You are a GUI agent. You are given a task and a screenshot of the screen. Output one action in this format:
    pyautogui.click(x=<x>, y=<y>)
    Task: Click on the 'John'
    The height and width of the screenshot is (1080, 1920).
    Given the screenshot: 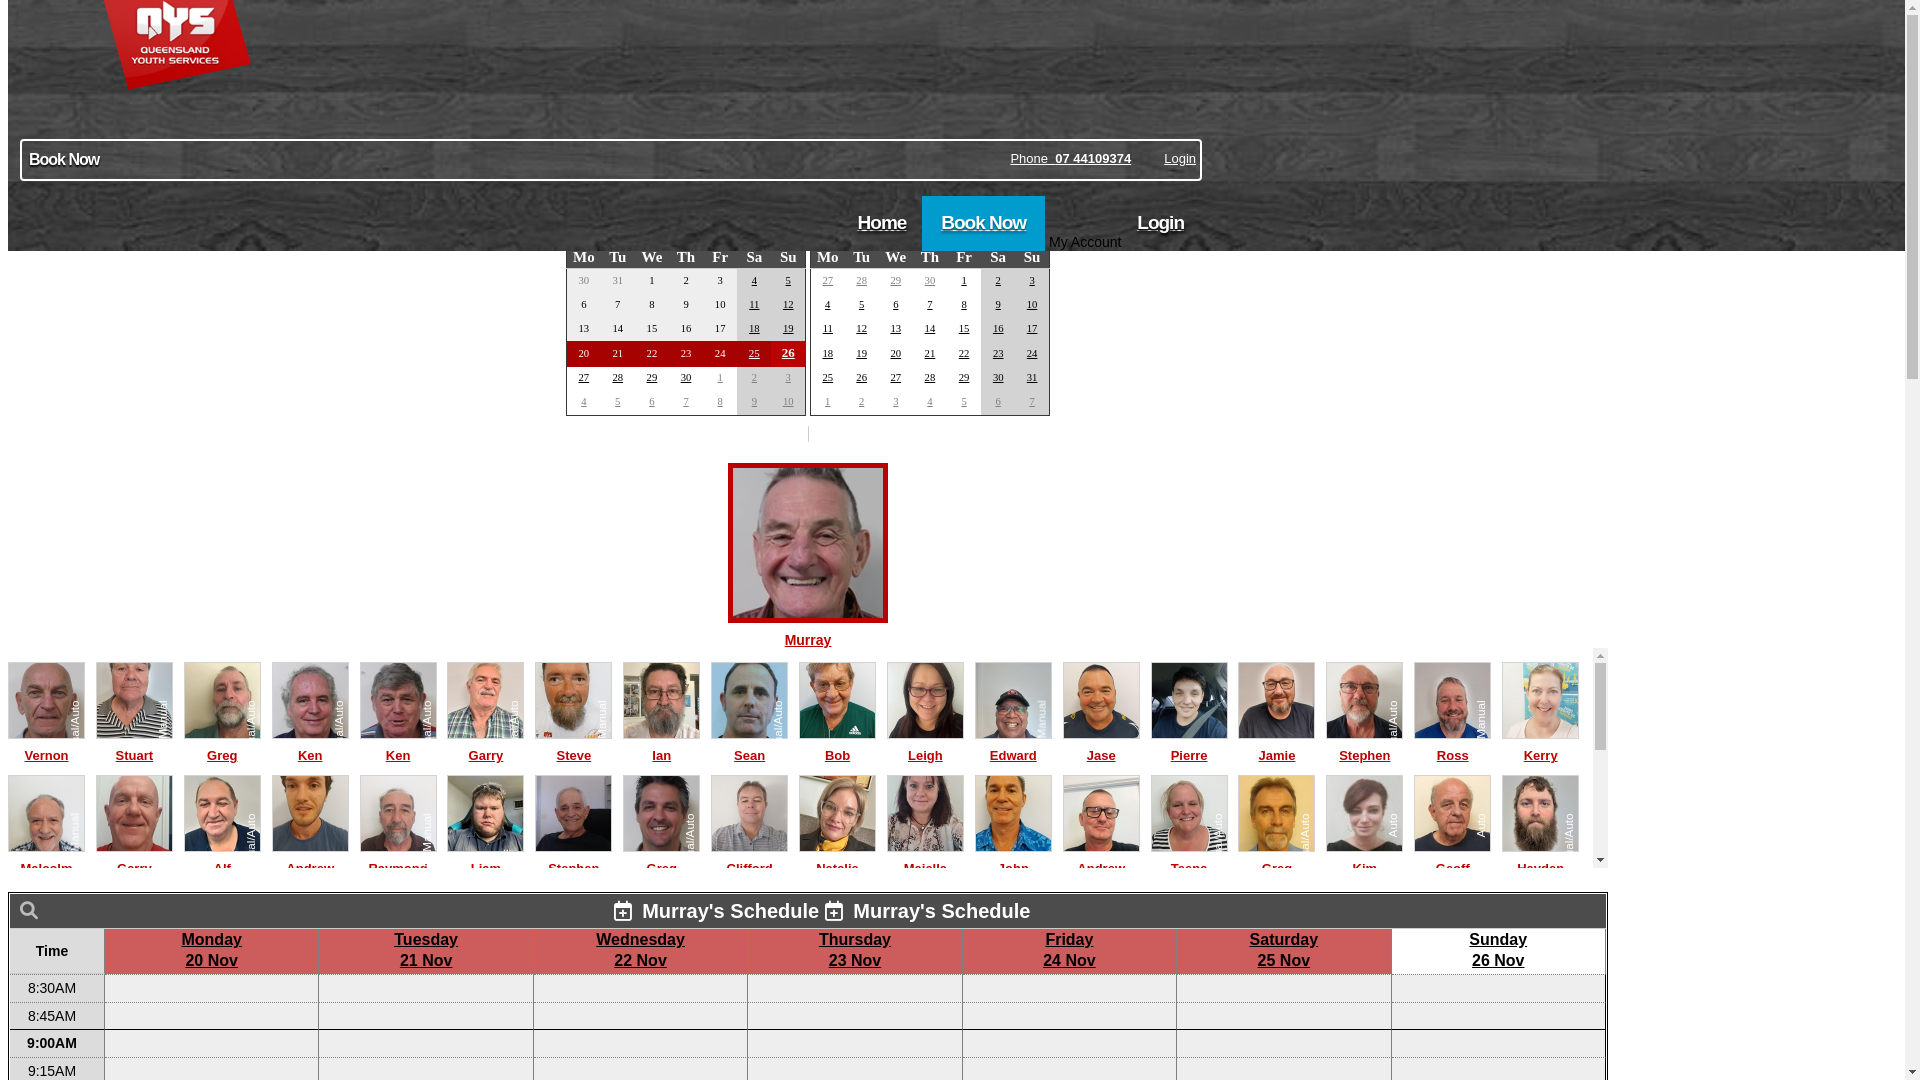 What is the action you would take?
    pyautogui.click(x=1013, y=857)
    